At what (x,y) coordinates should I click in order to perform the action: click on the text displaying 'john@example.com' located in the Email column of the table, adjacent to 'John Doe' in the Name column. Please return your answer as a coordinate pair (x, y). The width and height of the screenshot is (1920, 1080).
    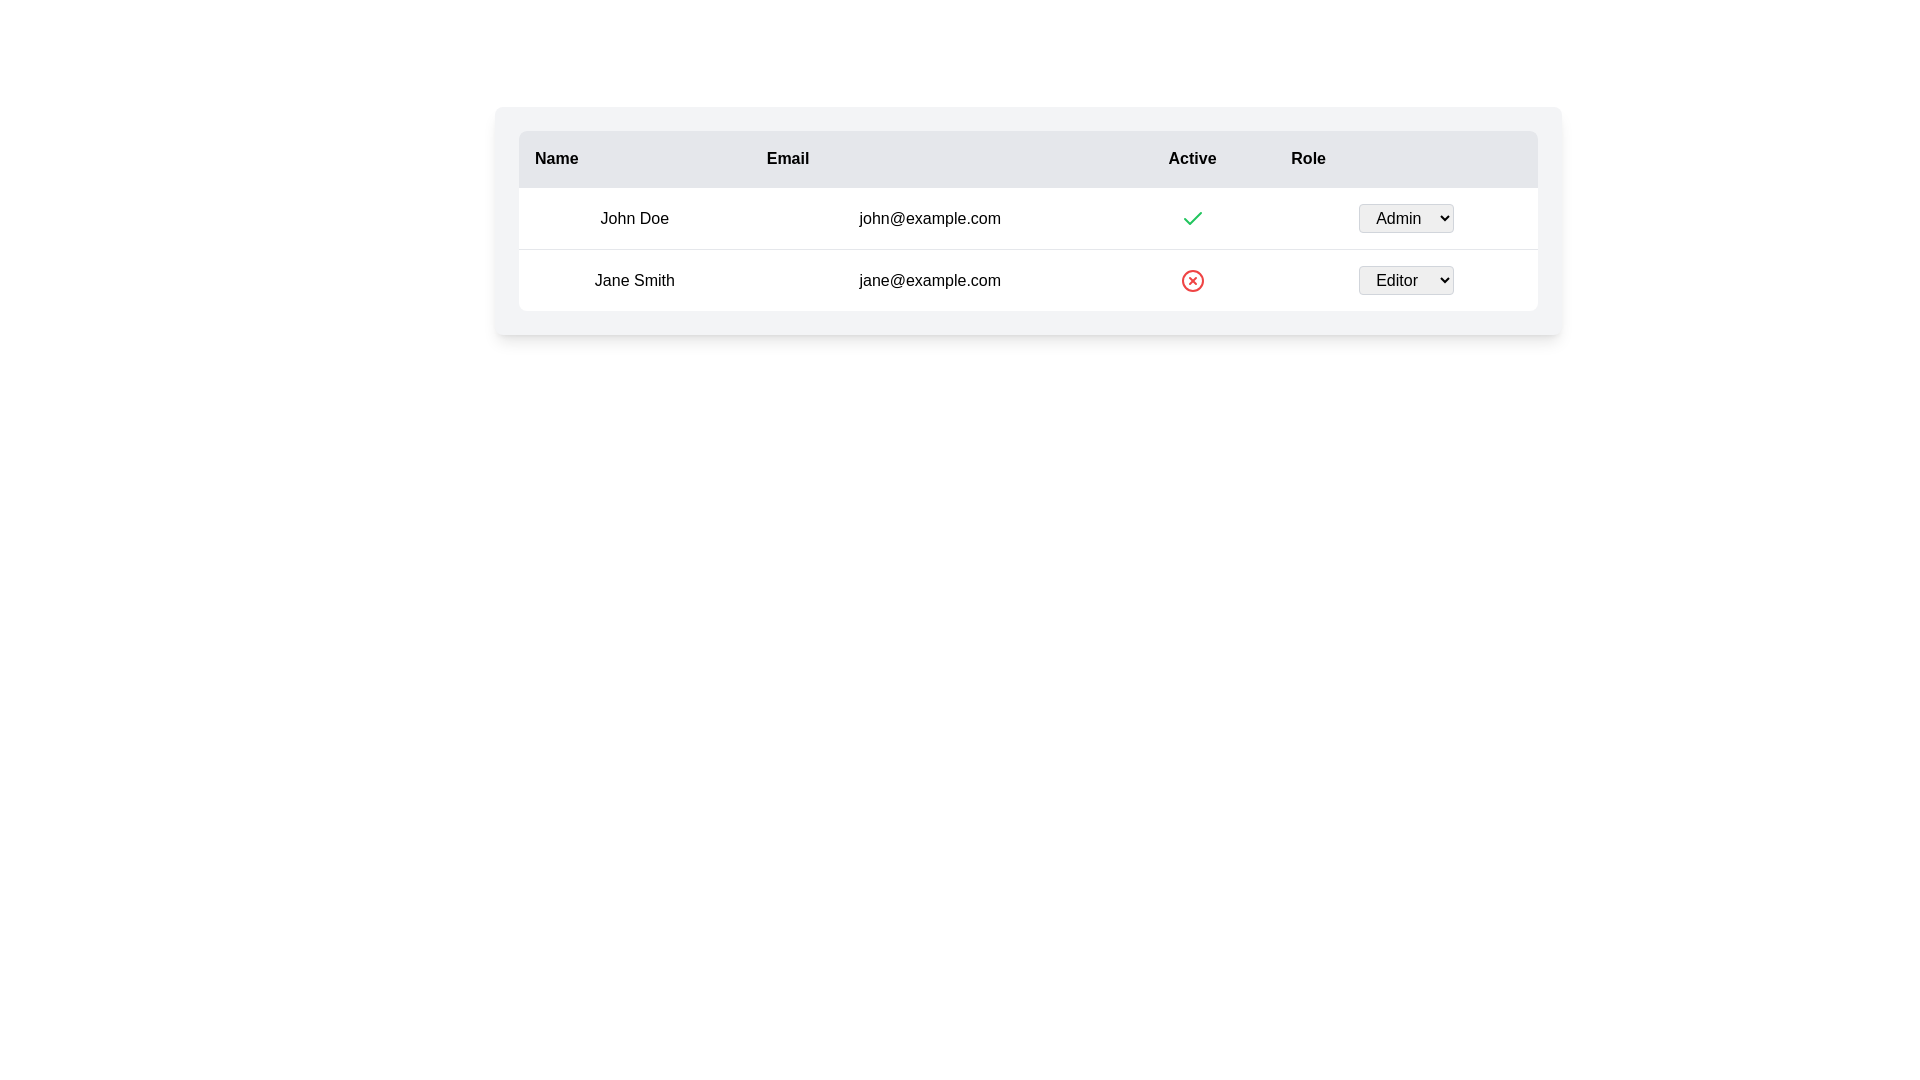
    Looking at the image, I should click on (929, 218).